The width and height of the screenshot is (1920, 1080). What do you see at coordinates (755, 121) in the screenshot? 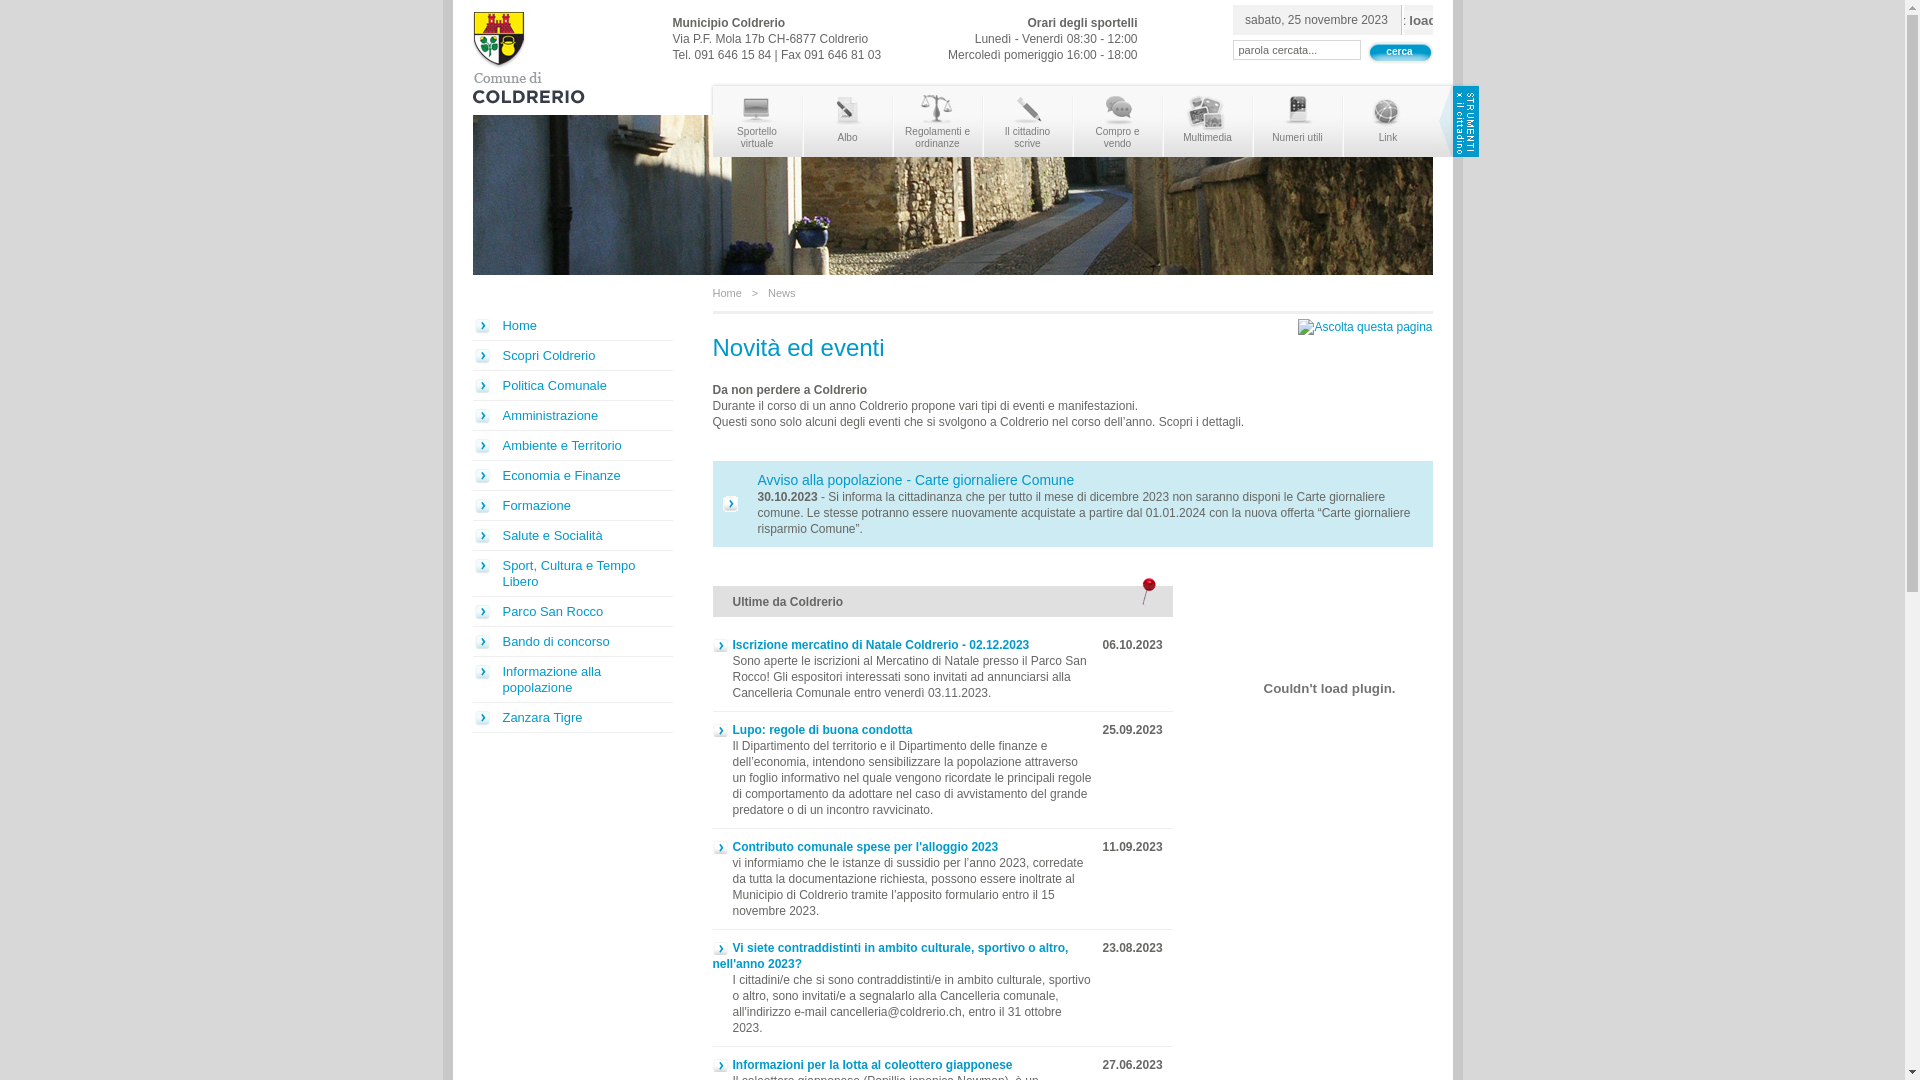
I see `'Sportello virtuale'` at bounding box center [755, 121].